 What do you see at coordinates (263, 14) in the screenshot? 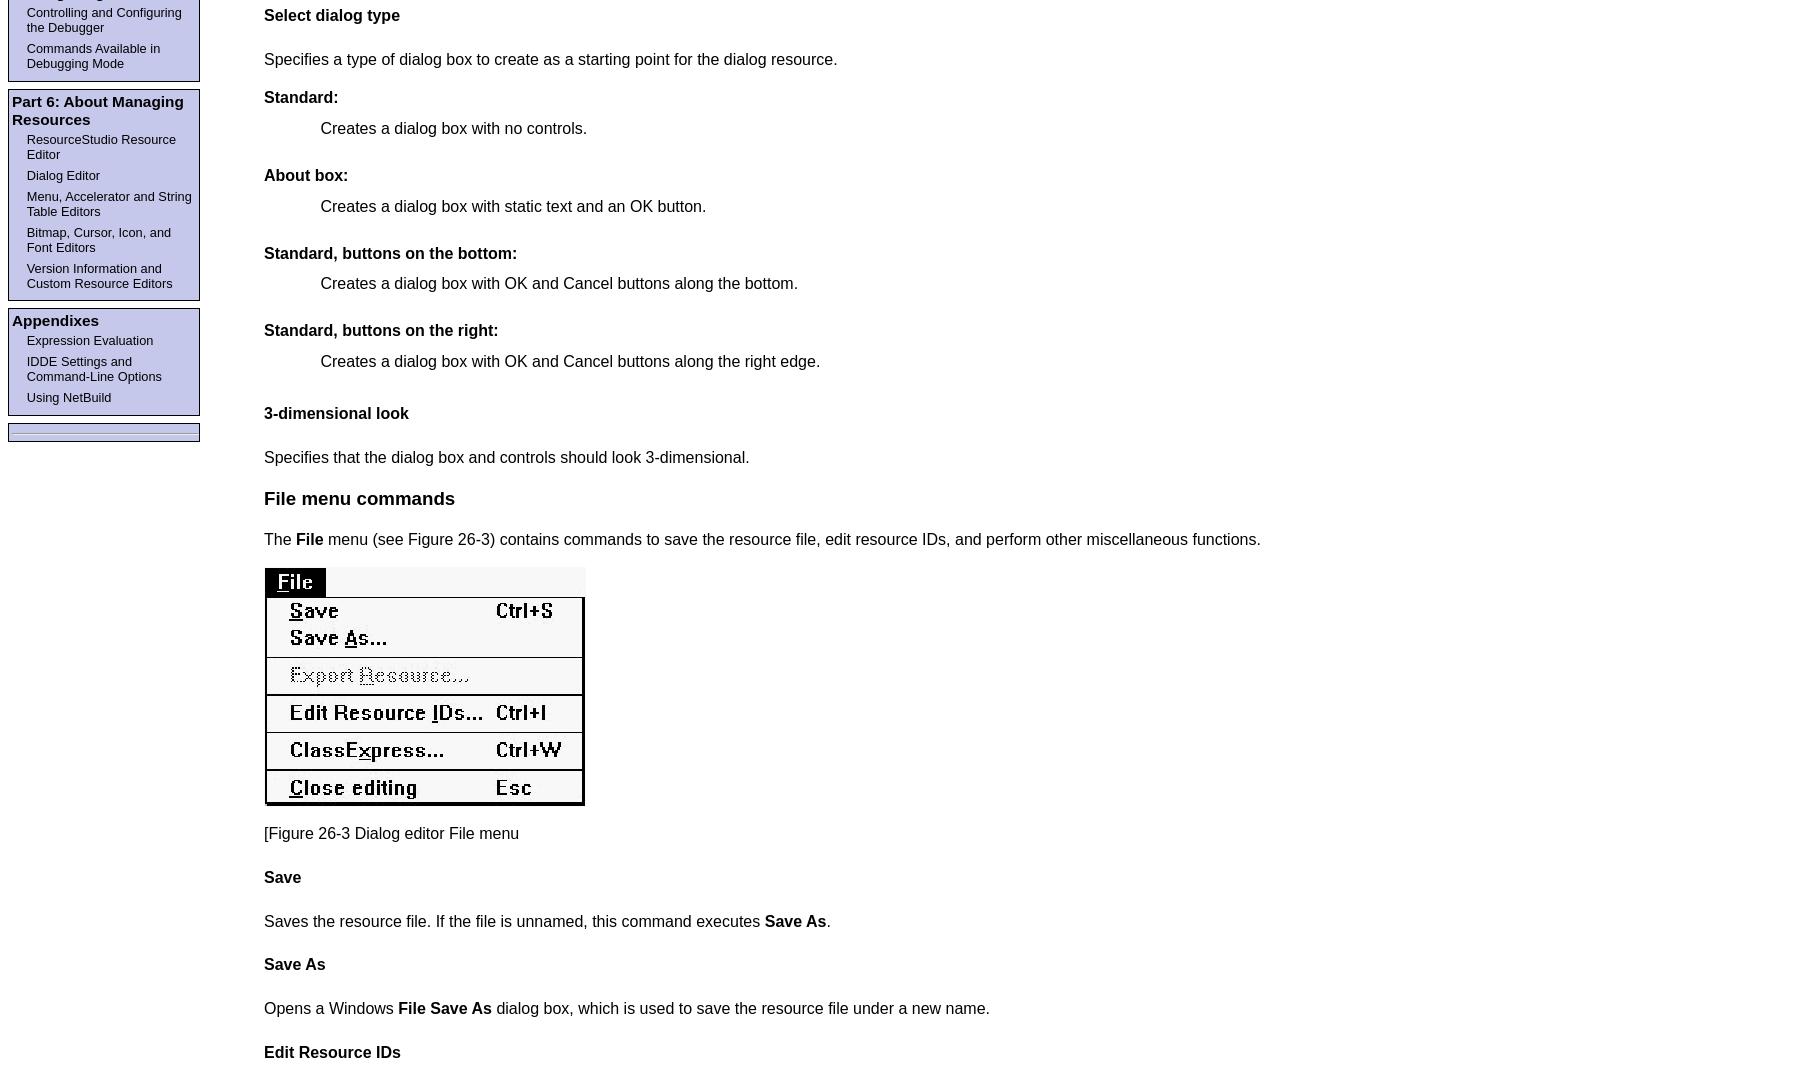
I see `'Select dialog type'` at bounding box center [263, 14].